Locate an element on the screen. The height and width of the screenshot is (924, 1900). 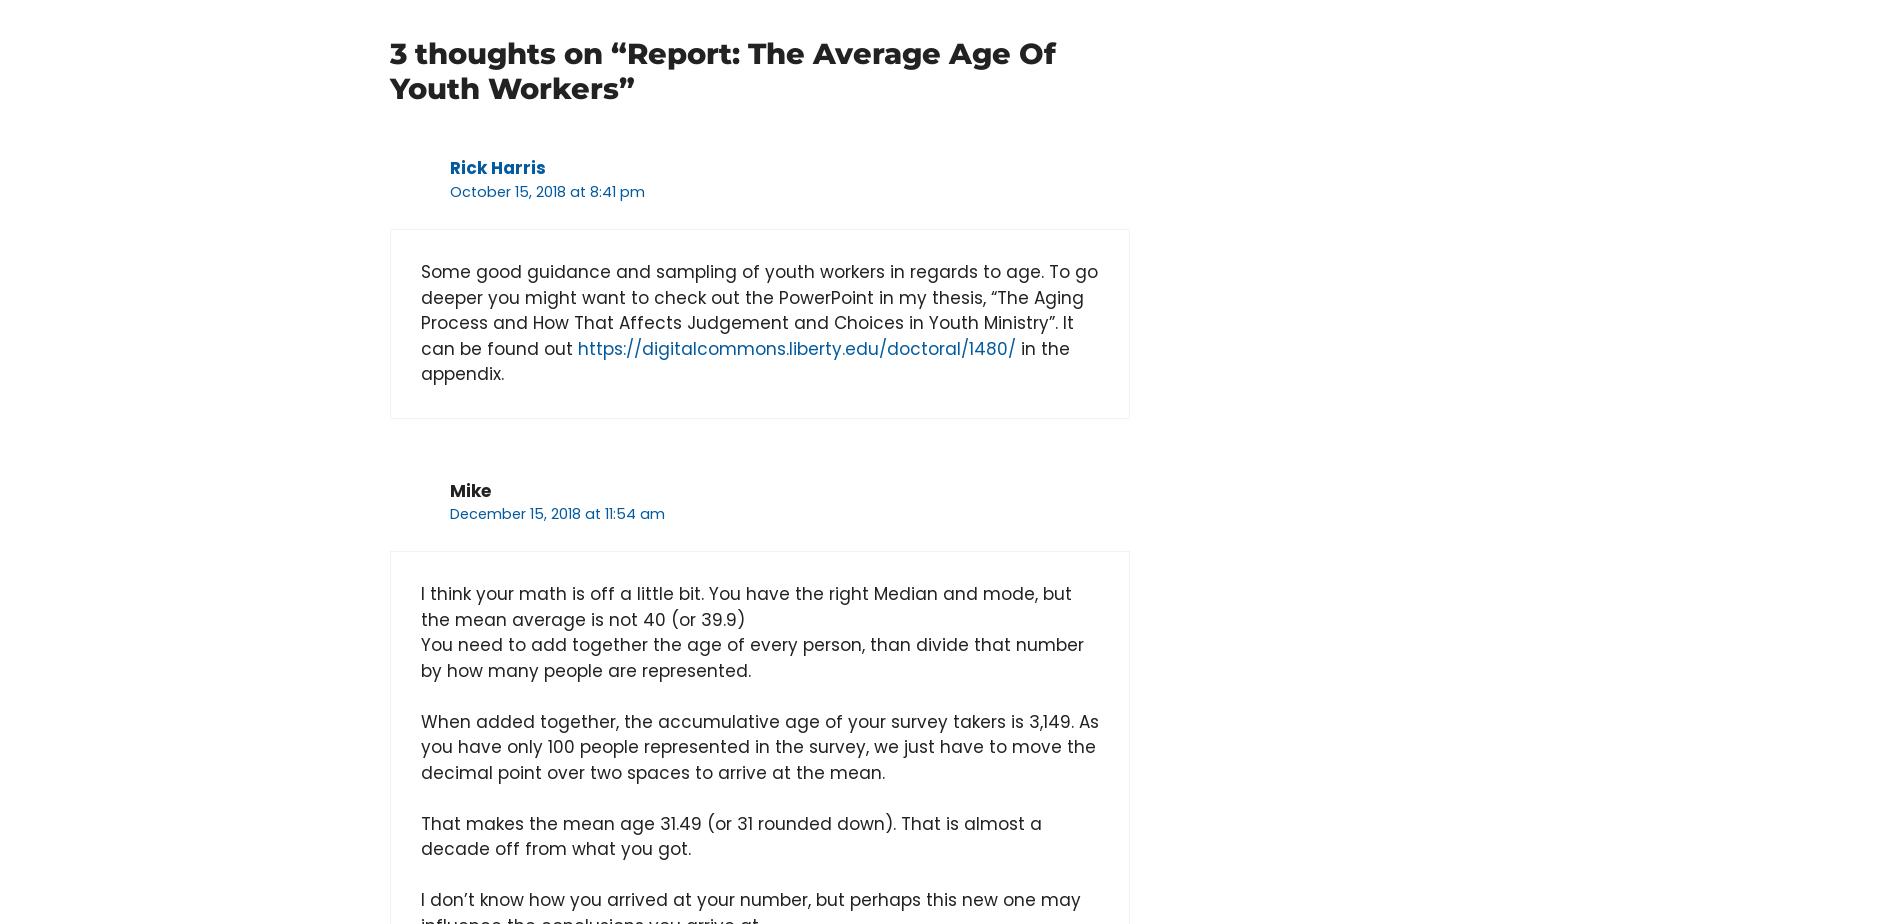
'Mike' is located at coordinates (469, 489).